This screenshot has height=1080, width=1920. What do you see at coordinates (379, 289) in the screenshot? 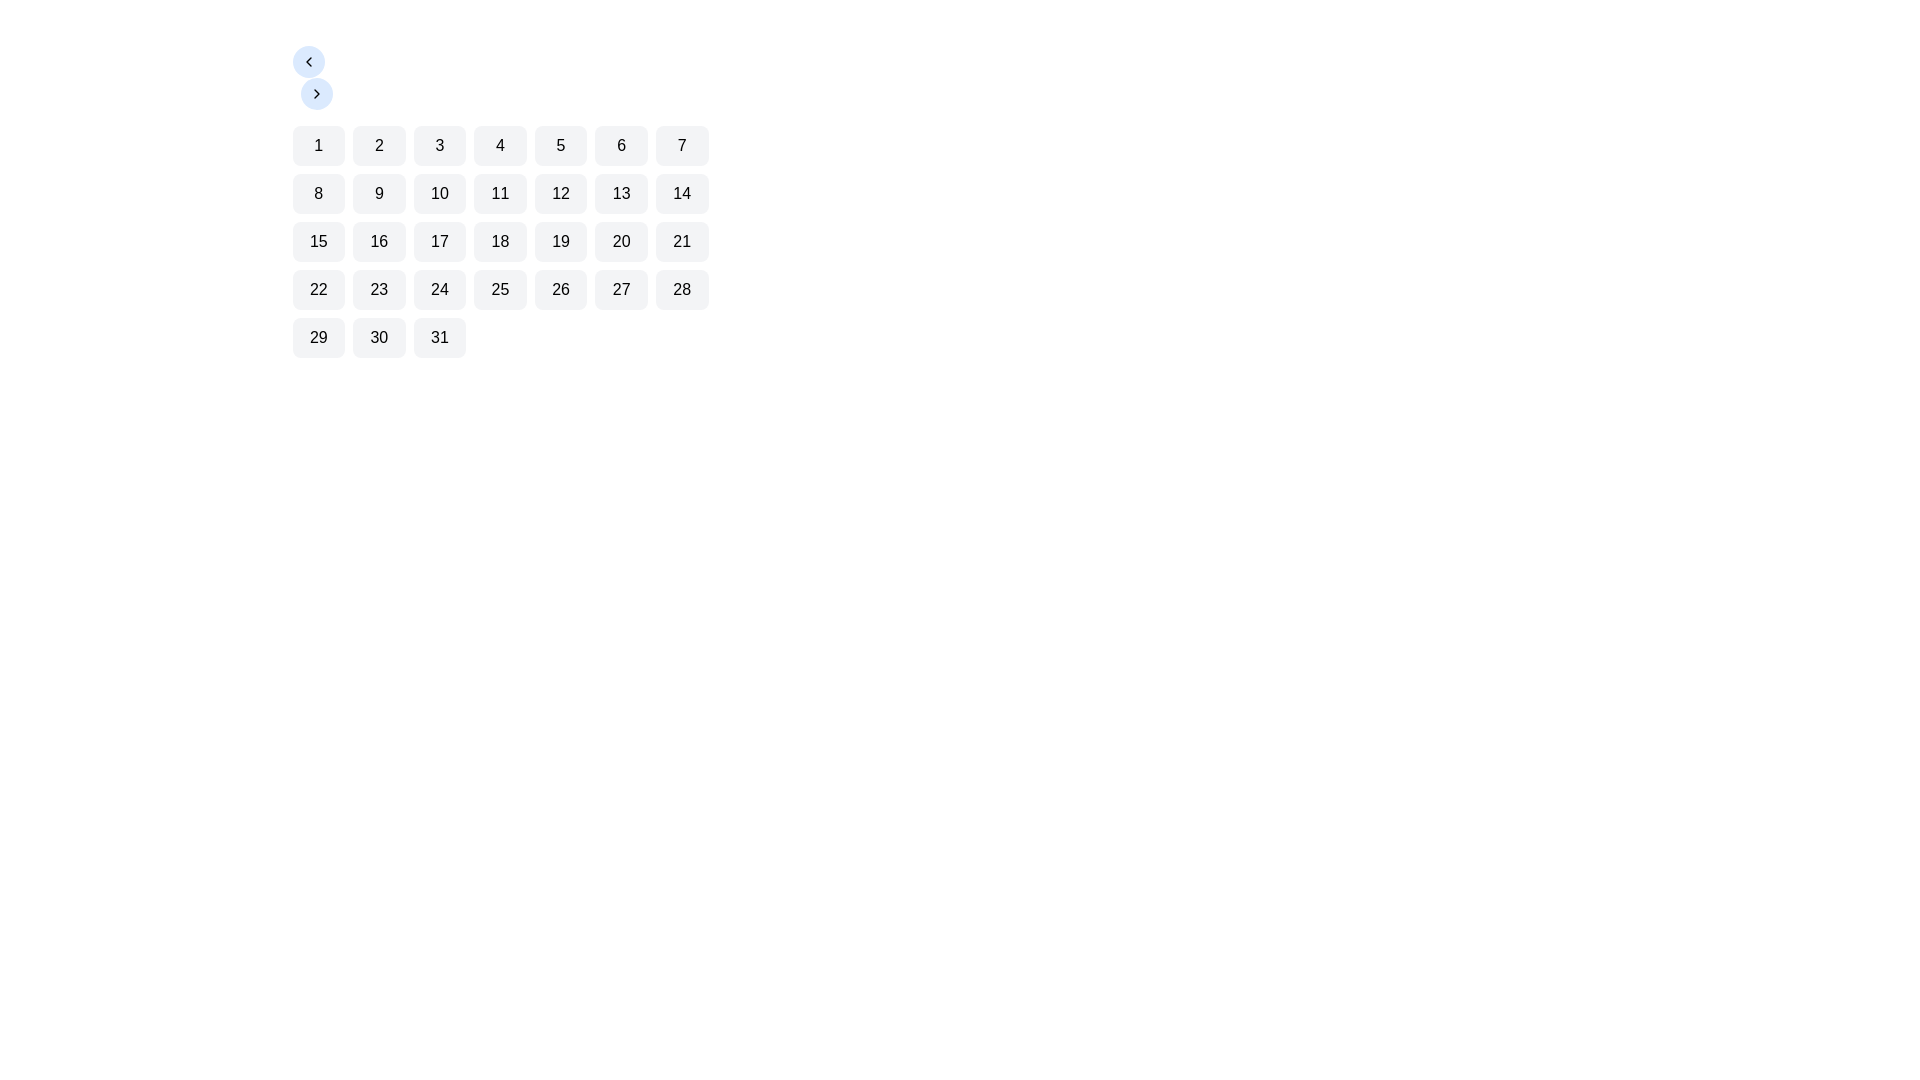
I see `the button representing the number '23' in the selectable grid interface located in the fourth row and second column` at bounding box center [379, 289].